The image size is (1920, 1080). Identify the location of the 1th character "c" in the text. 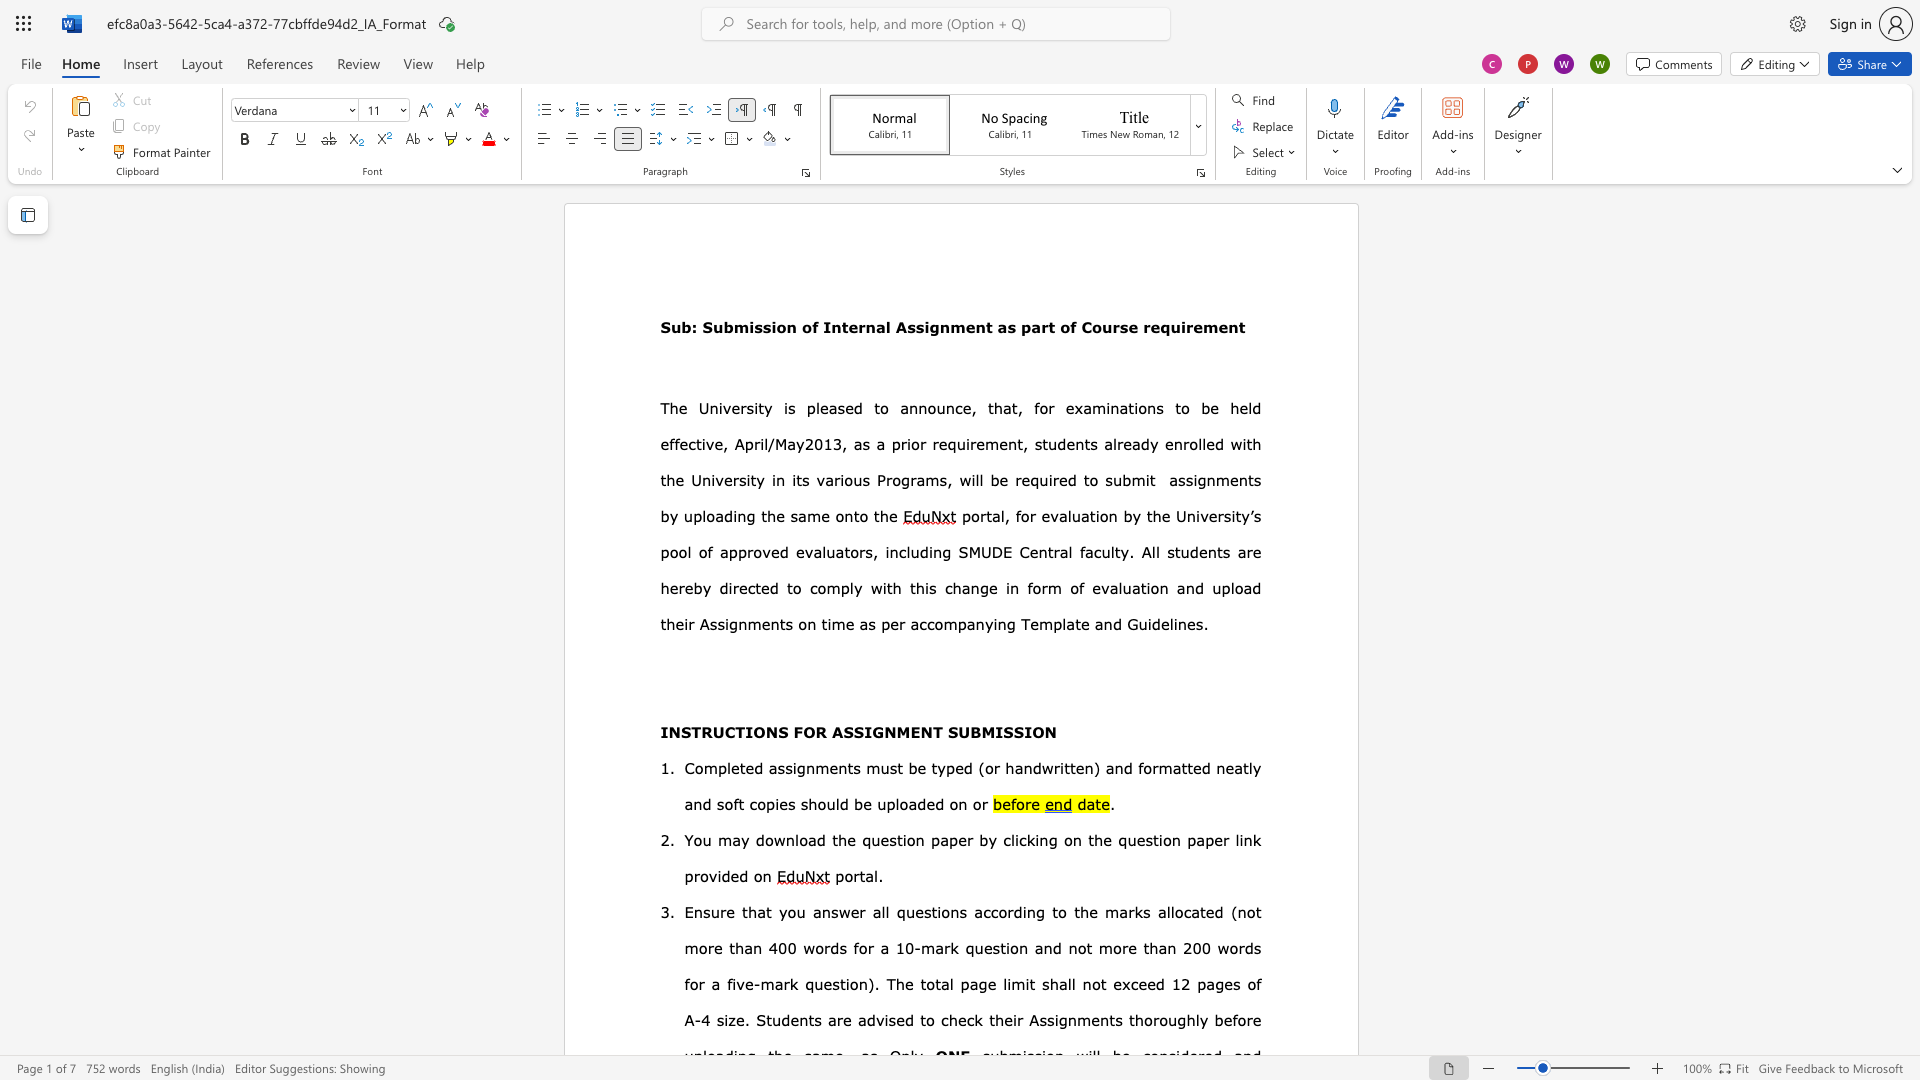
(813, 586).